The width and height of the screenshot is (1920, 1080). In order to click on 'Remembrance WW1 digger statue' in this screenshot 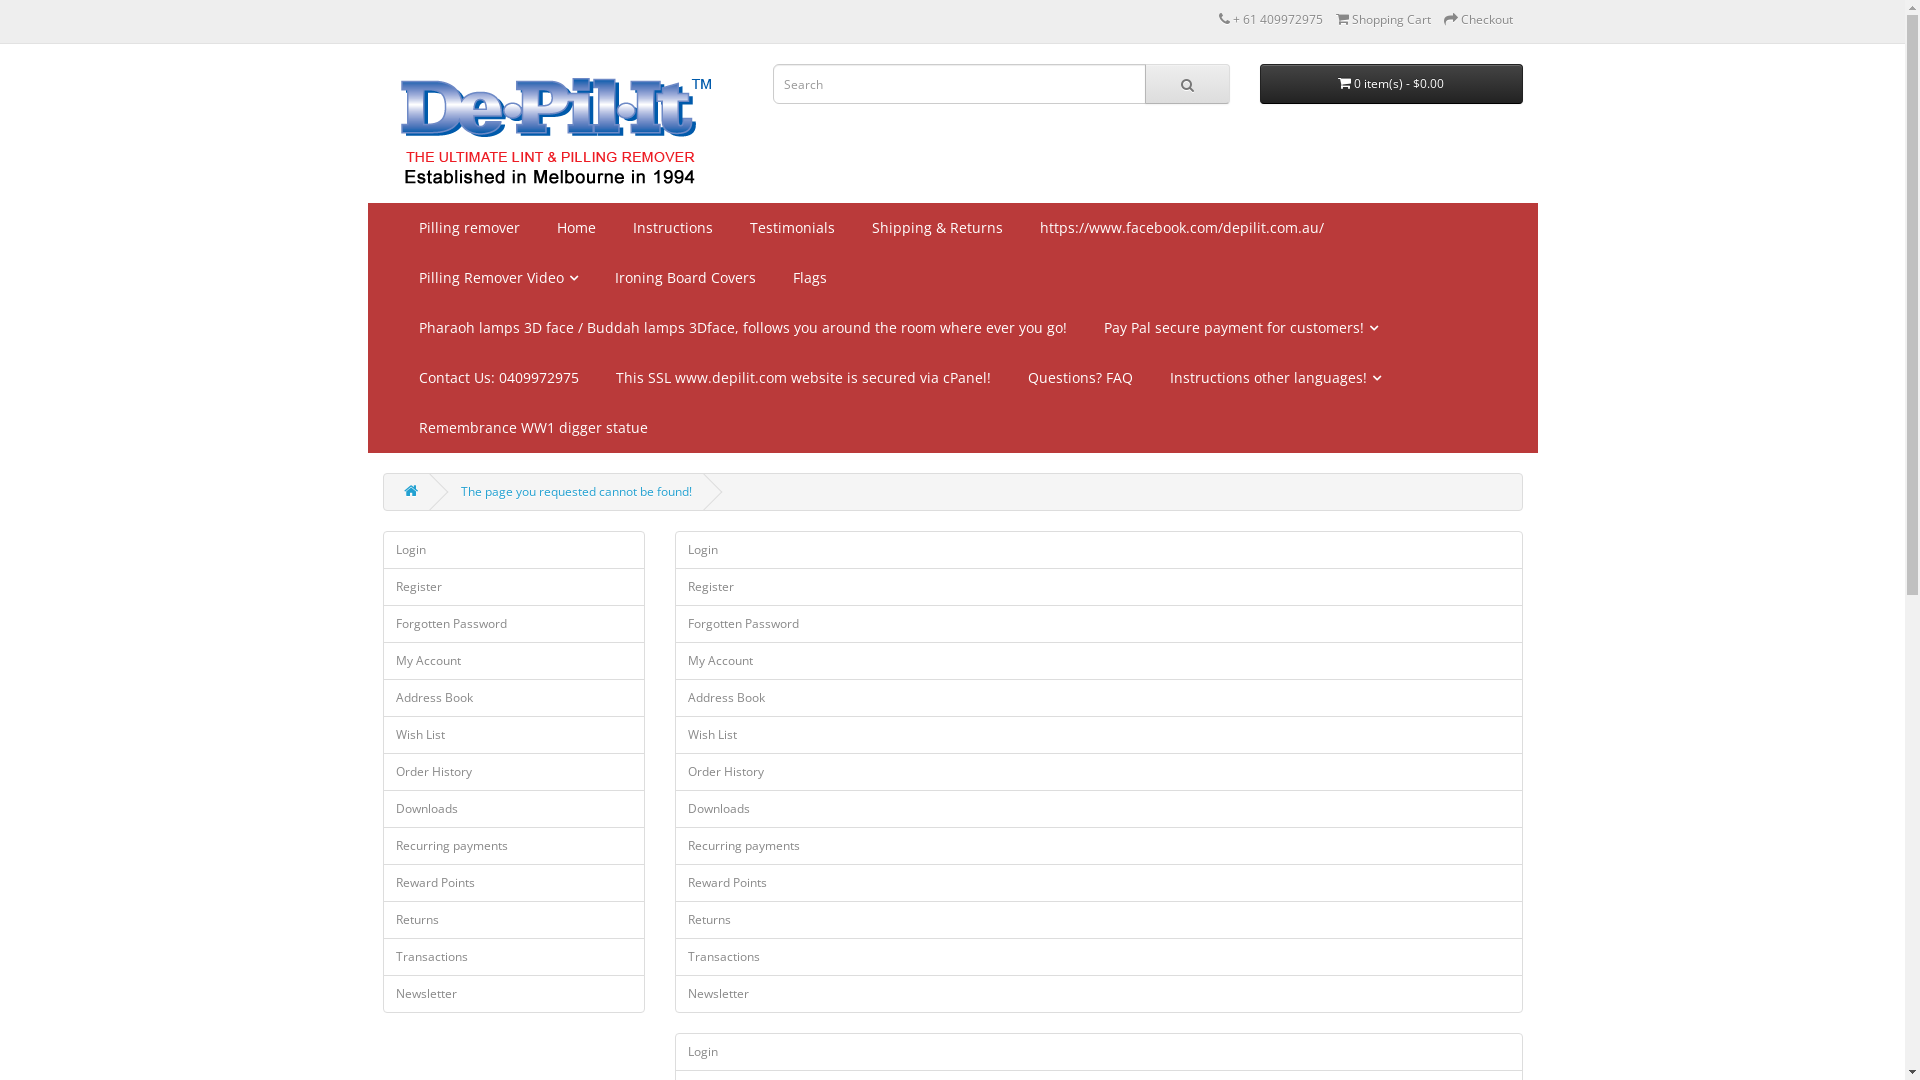, I will do `click(398, 427)`.